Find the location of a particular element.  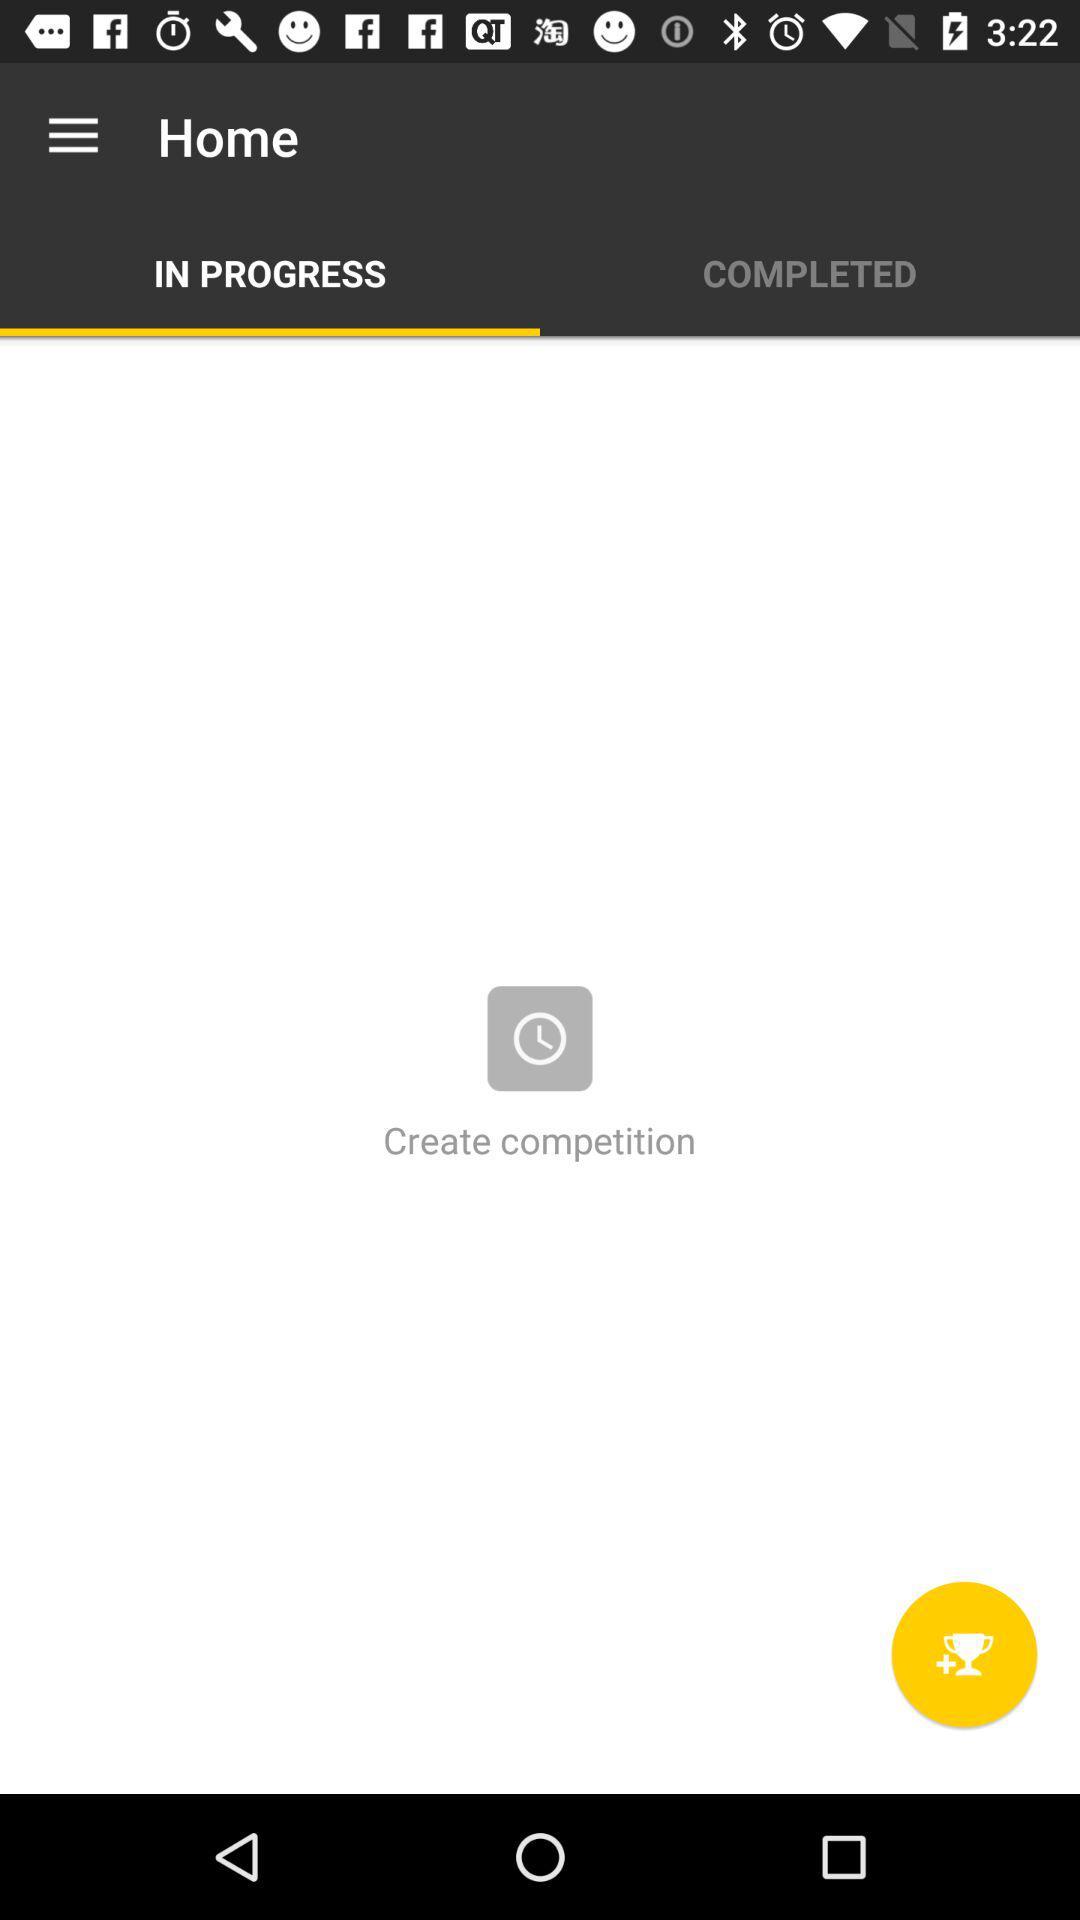

the icon above in progress is located at coordinates (72, 135).